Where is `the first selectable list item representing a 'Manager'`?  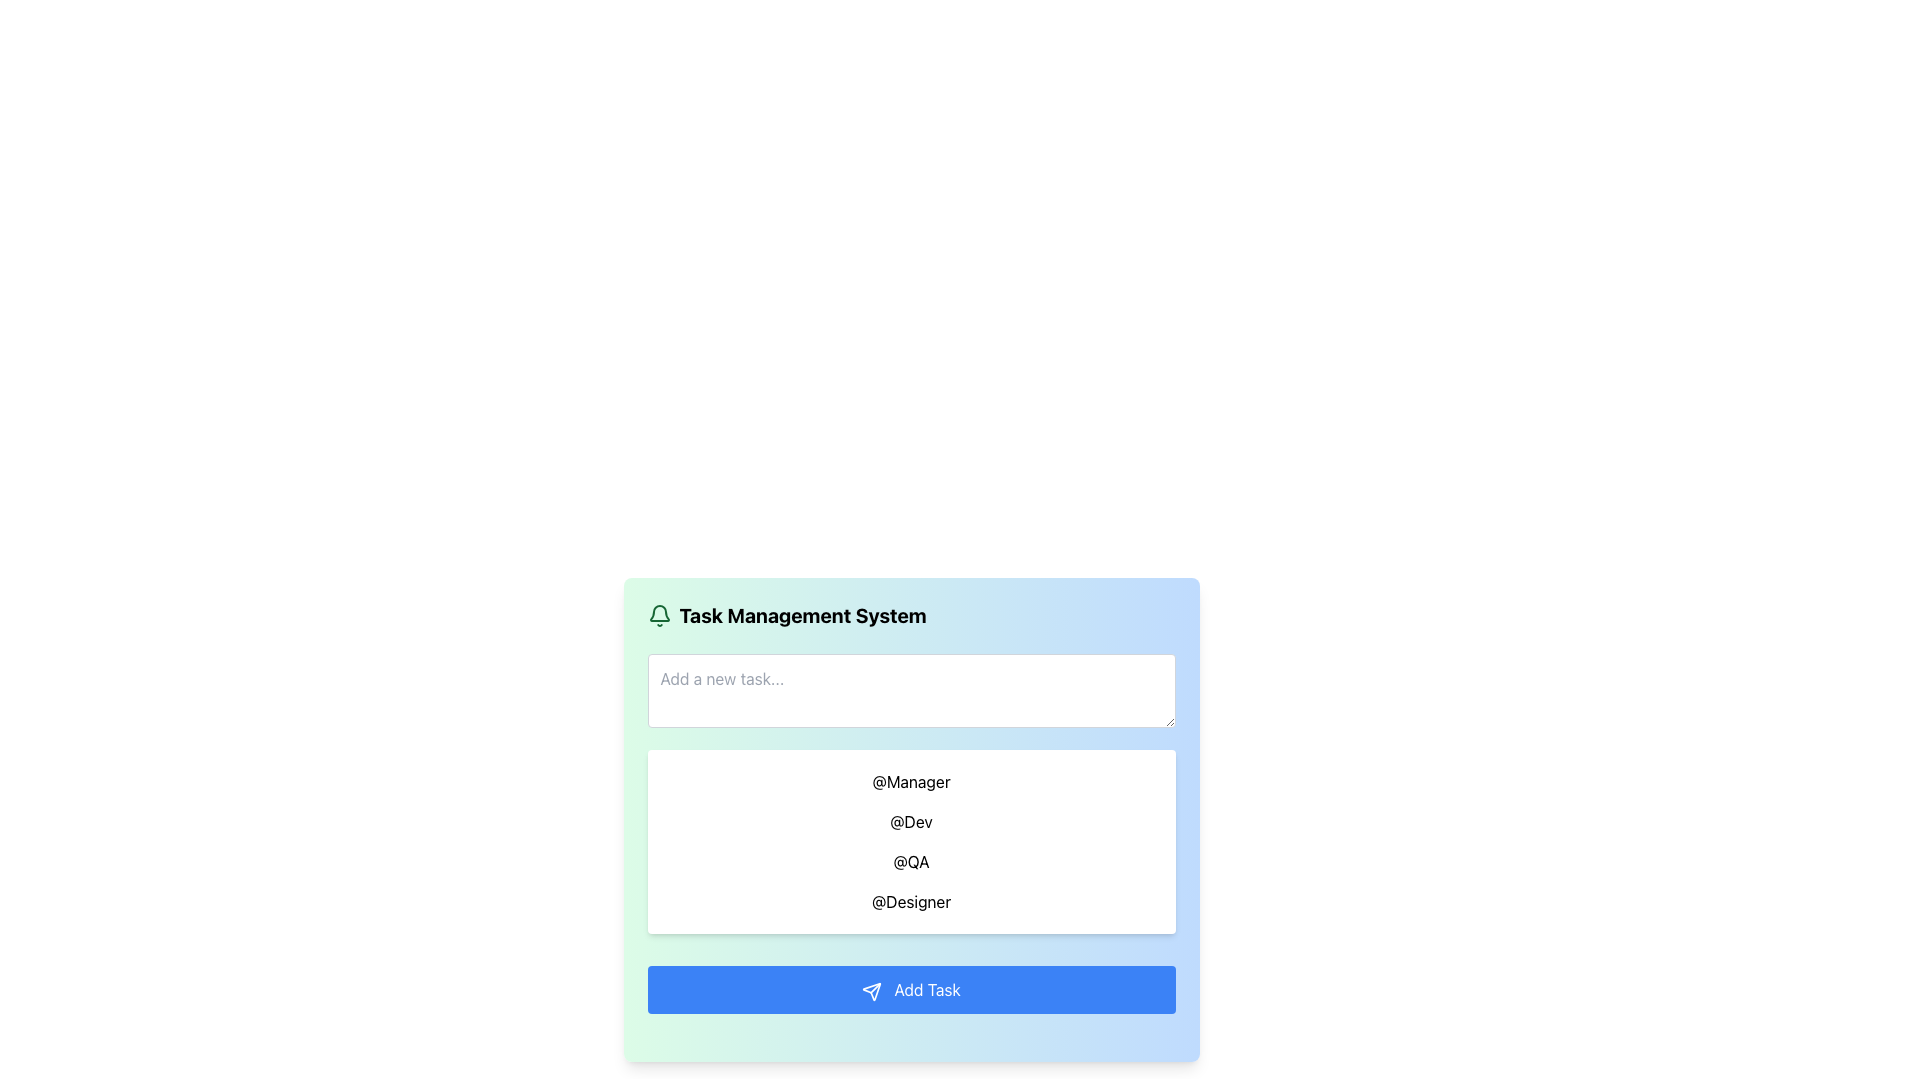 the first selectable list item representing a 'Manager' is located at coordinates (910, 781).